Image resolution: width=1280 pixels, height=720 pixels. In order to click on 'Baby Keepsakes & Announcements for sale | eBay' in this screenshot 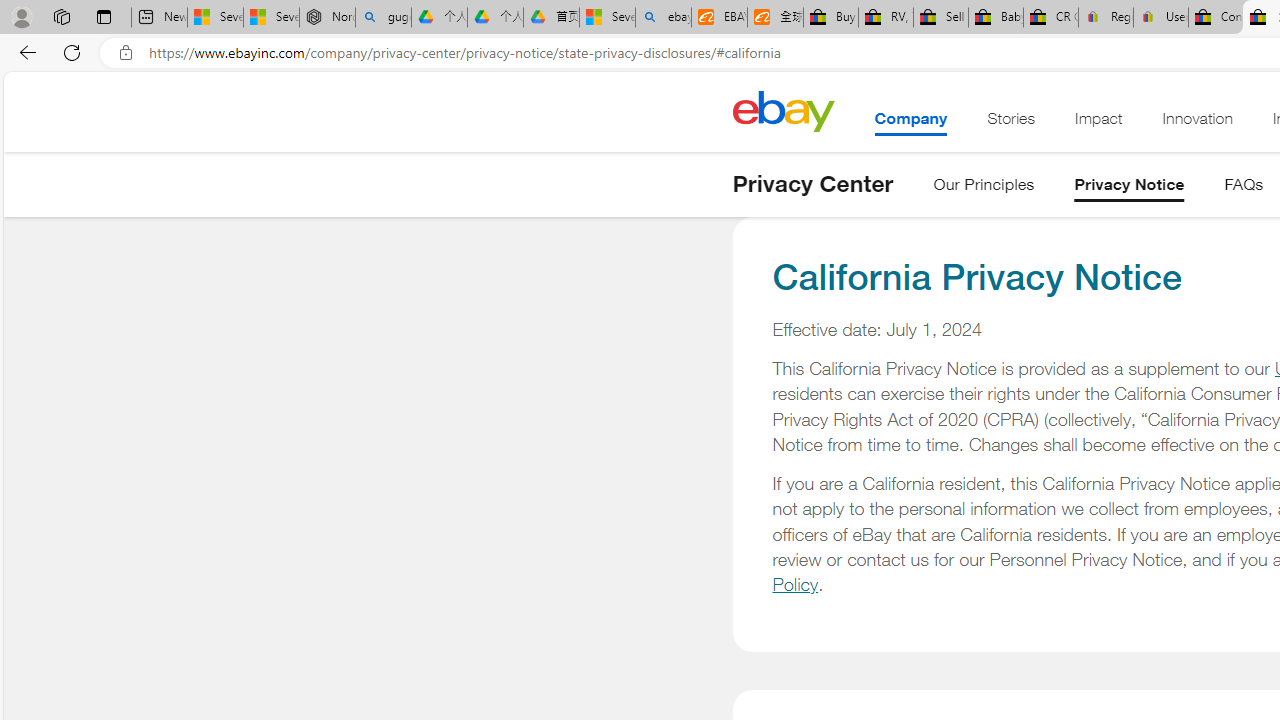, I will do `click(995, 17)`.